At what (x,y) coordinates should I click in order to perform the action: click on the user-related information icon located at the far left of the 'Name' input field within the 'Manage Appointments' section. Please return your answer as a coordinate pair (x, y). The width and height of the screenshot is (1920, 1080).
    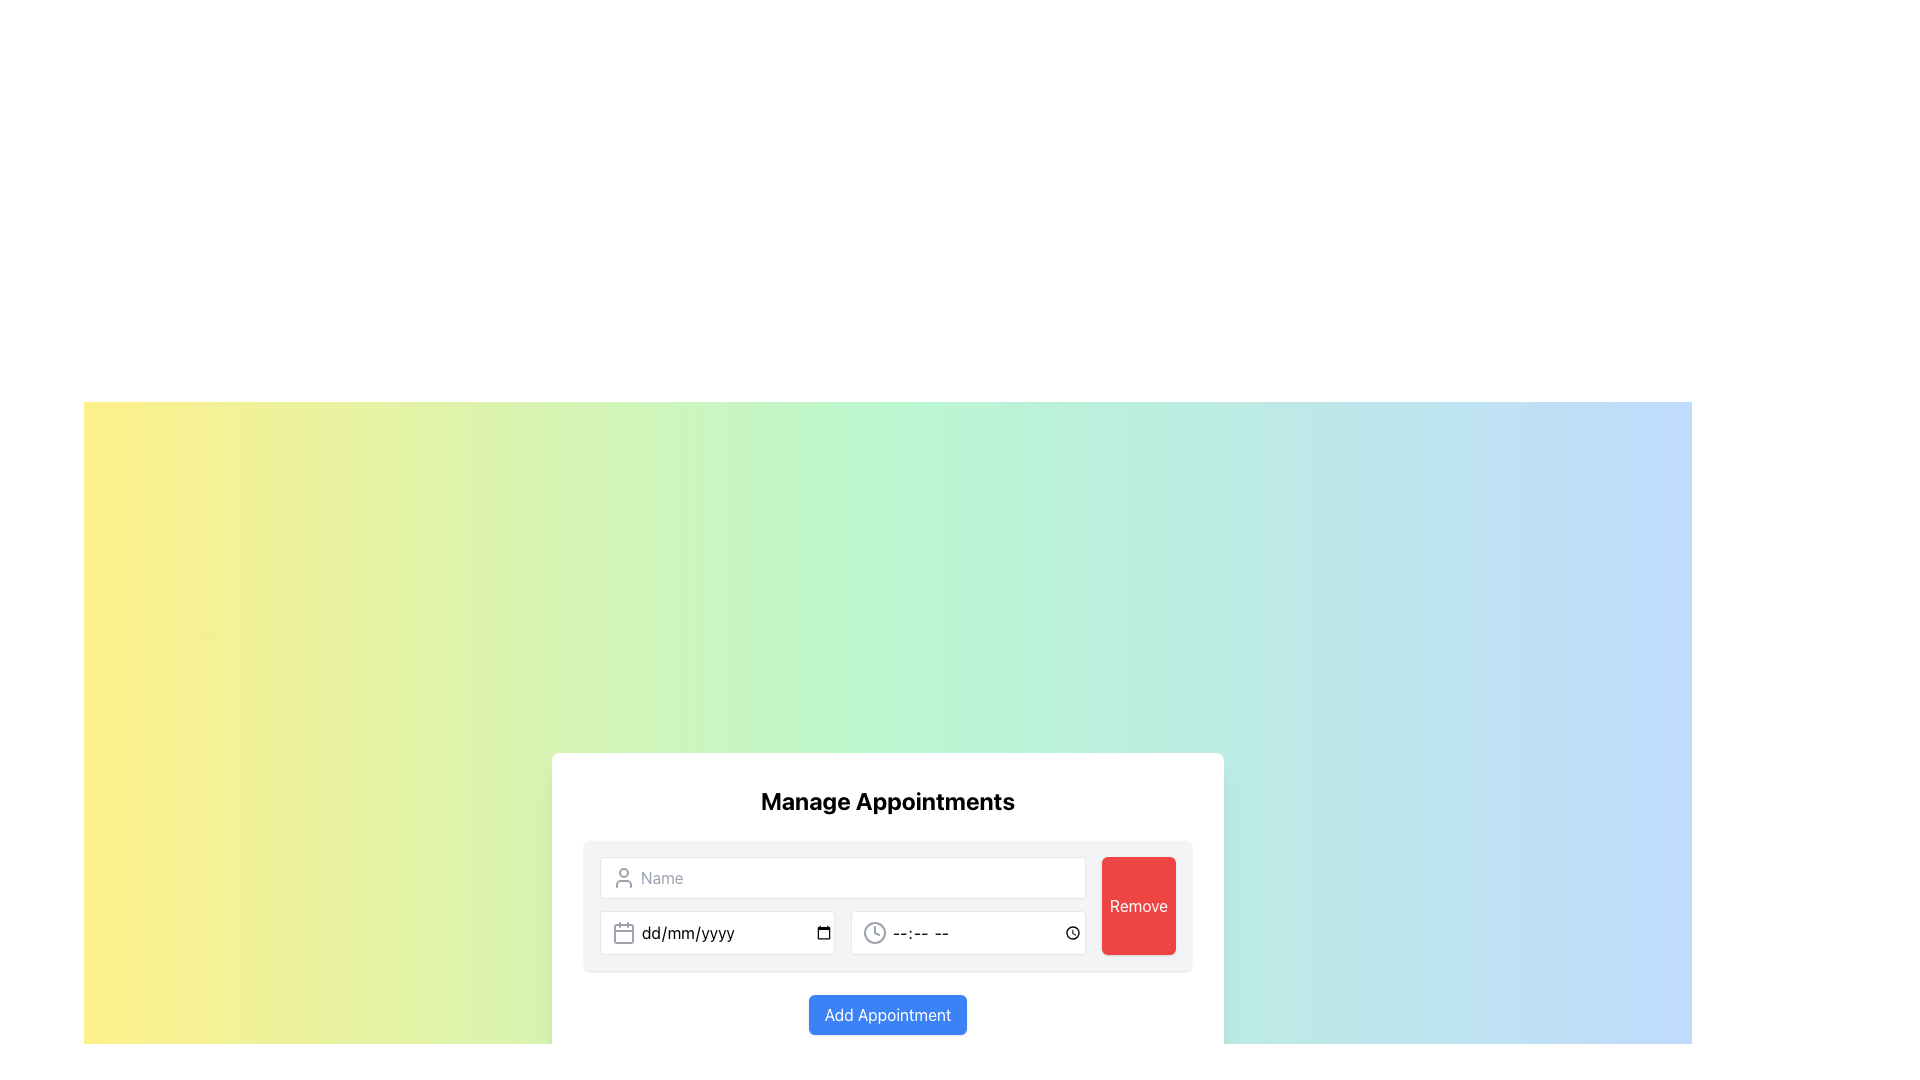
    Looking at the image, I should click on (623, 877).